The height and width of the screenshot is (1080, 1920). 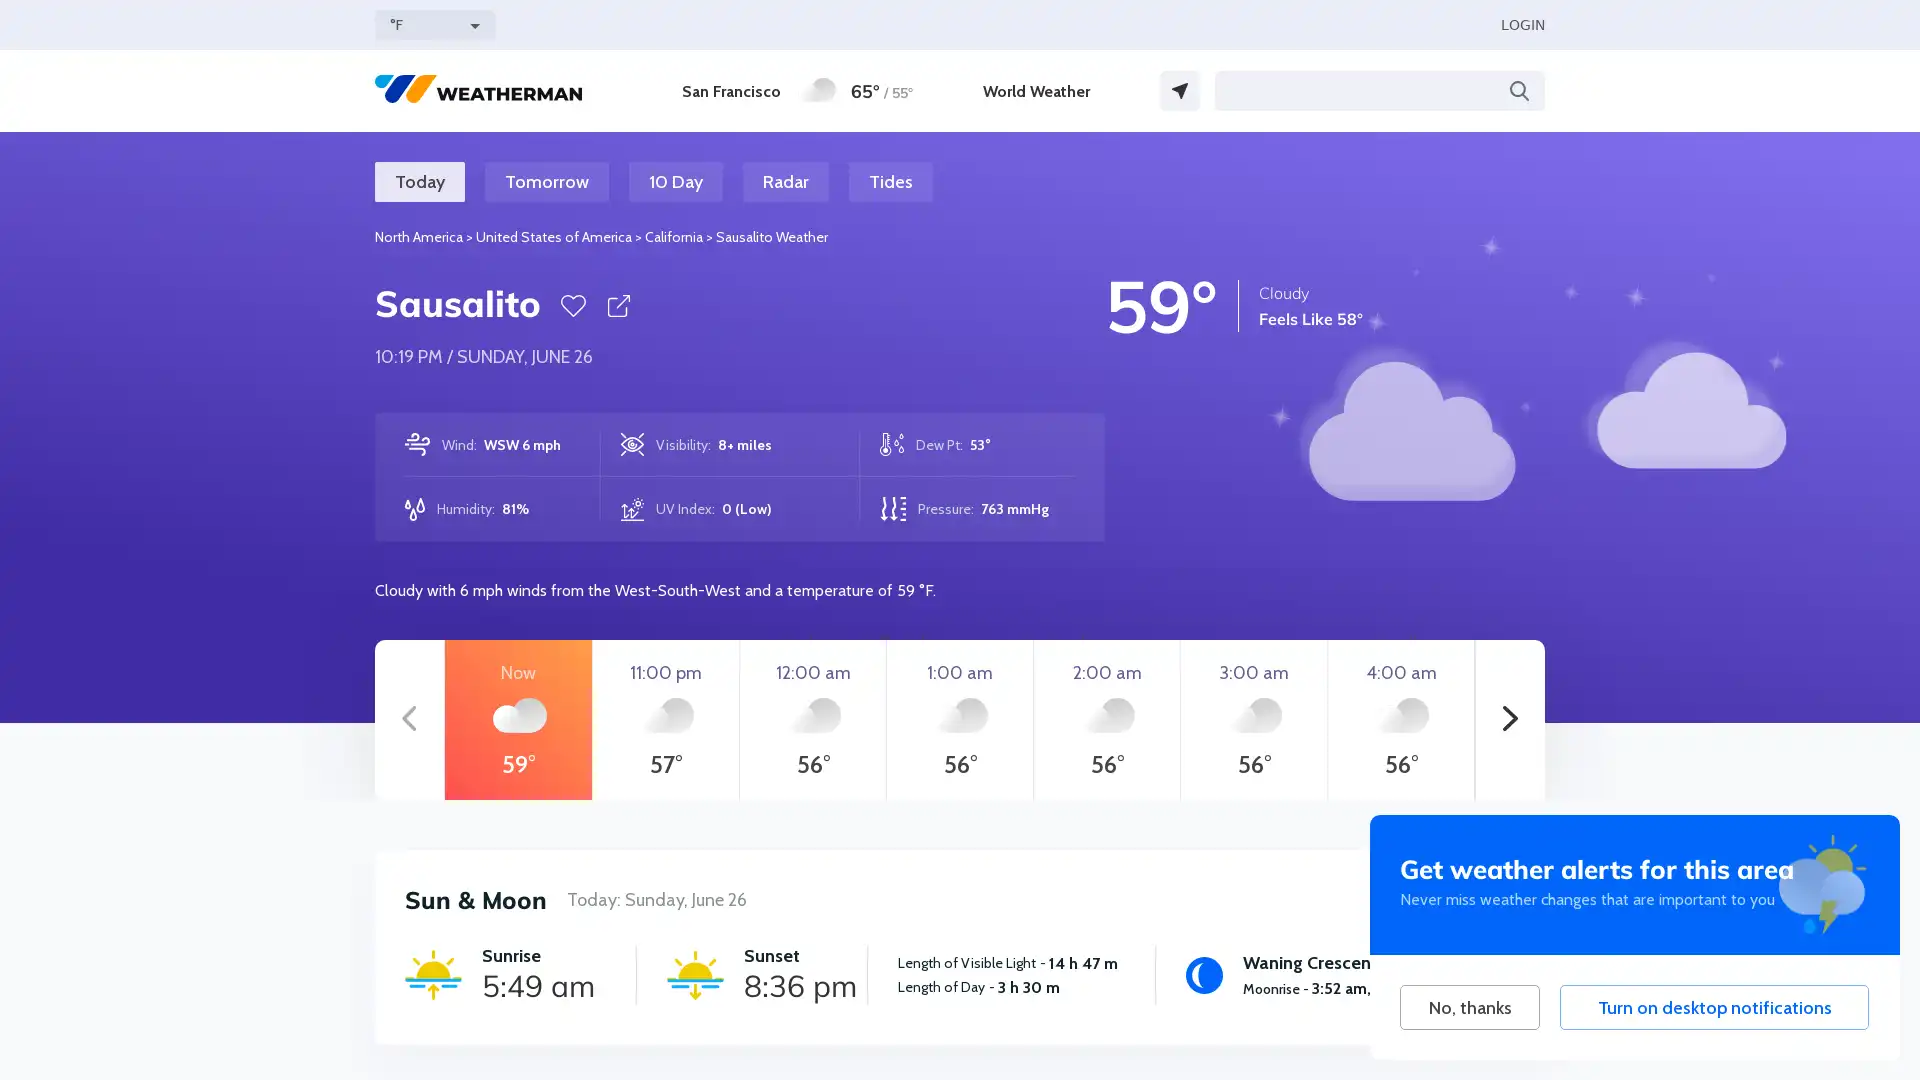 I want to click on No, thanks, so click(x=1469, y=1007).